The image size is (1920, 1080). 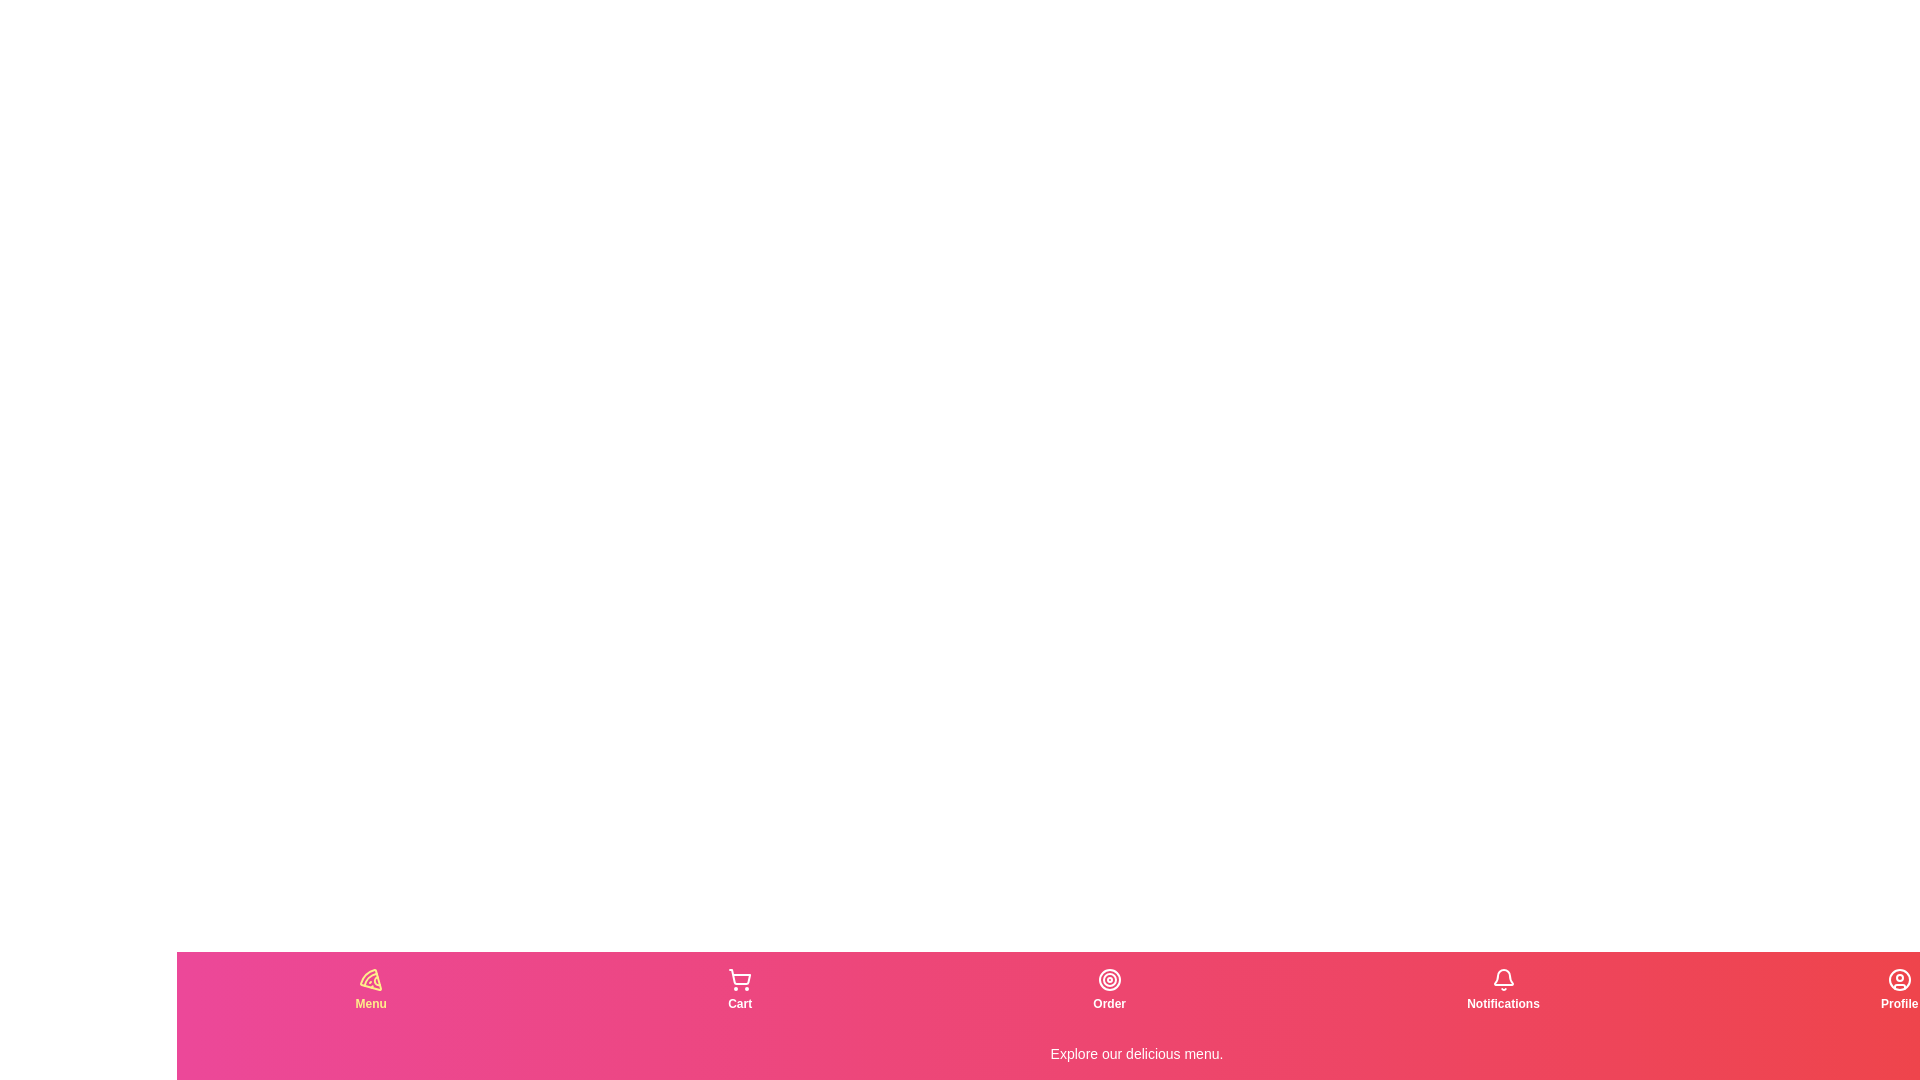 What do you see at coordinates (1107, 990) in the screenshot?
I see `the tab labeled Order to observe the visual changes` at bounding box center [1107, 990].